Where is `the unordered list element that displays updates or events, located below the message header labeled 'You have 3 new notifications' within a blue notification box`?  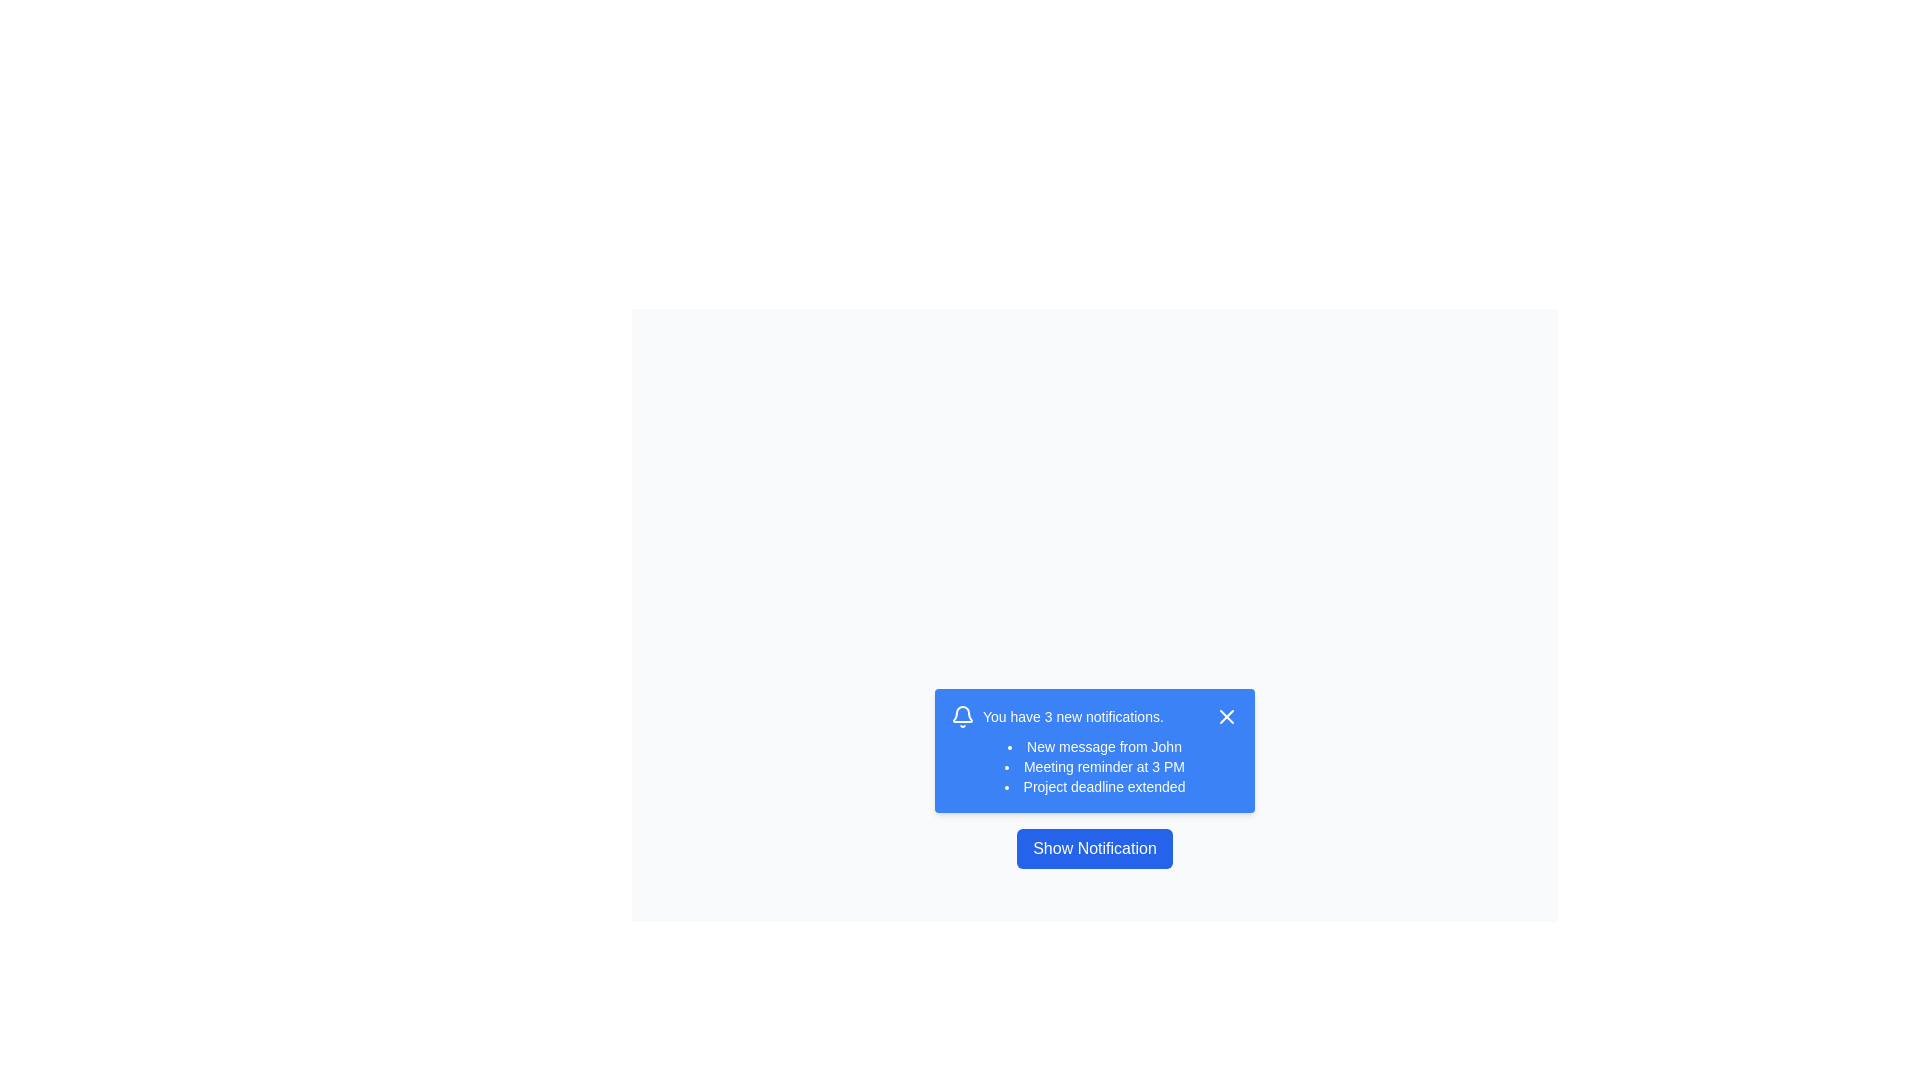
the unordered list element that displays updates or events, located below the message header labeled 'You have 3 new notifications' within a blue notification box is located at coordinates (1093, 766).